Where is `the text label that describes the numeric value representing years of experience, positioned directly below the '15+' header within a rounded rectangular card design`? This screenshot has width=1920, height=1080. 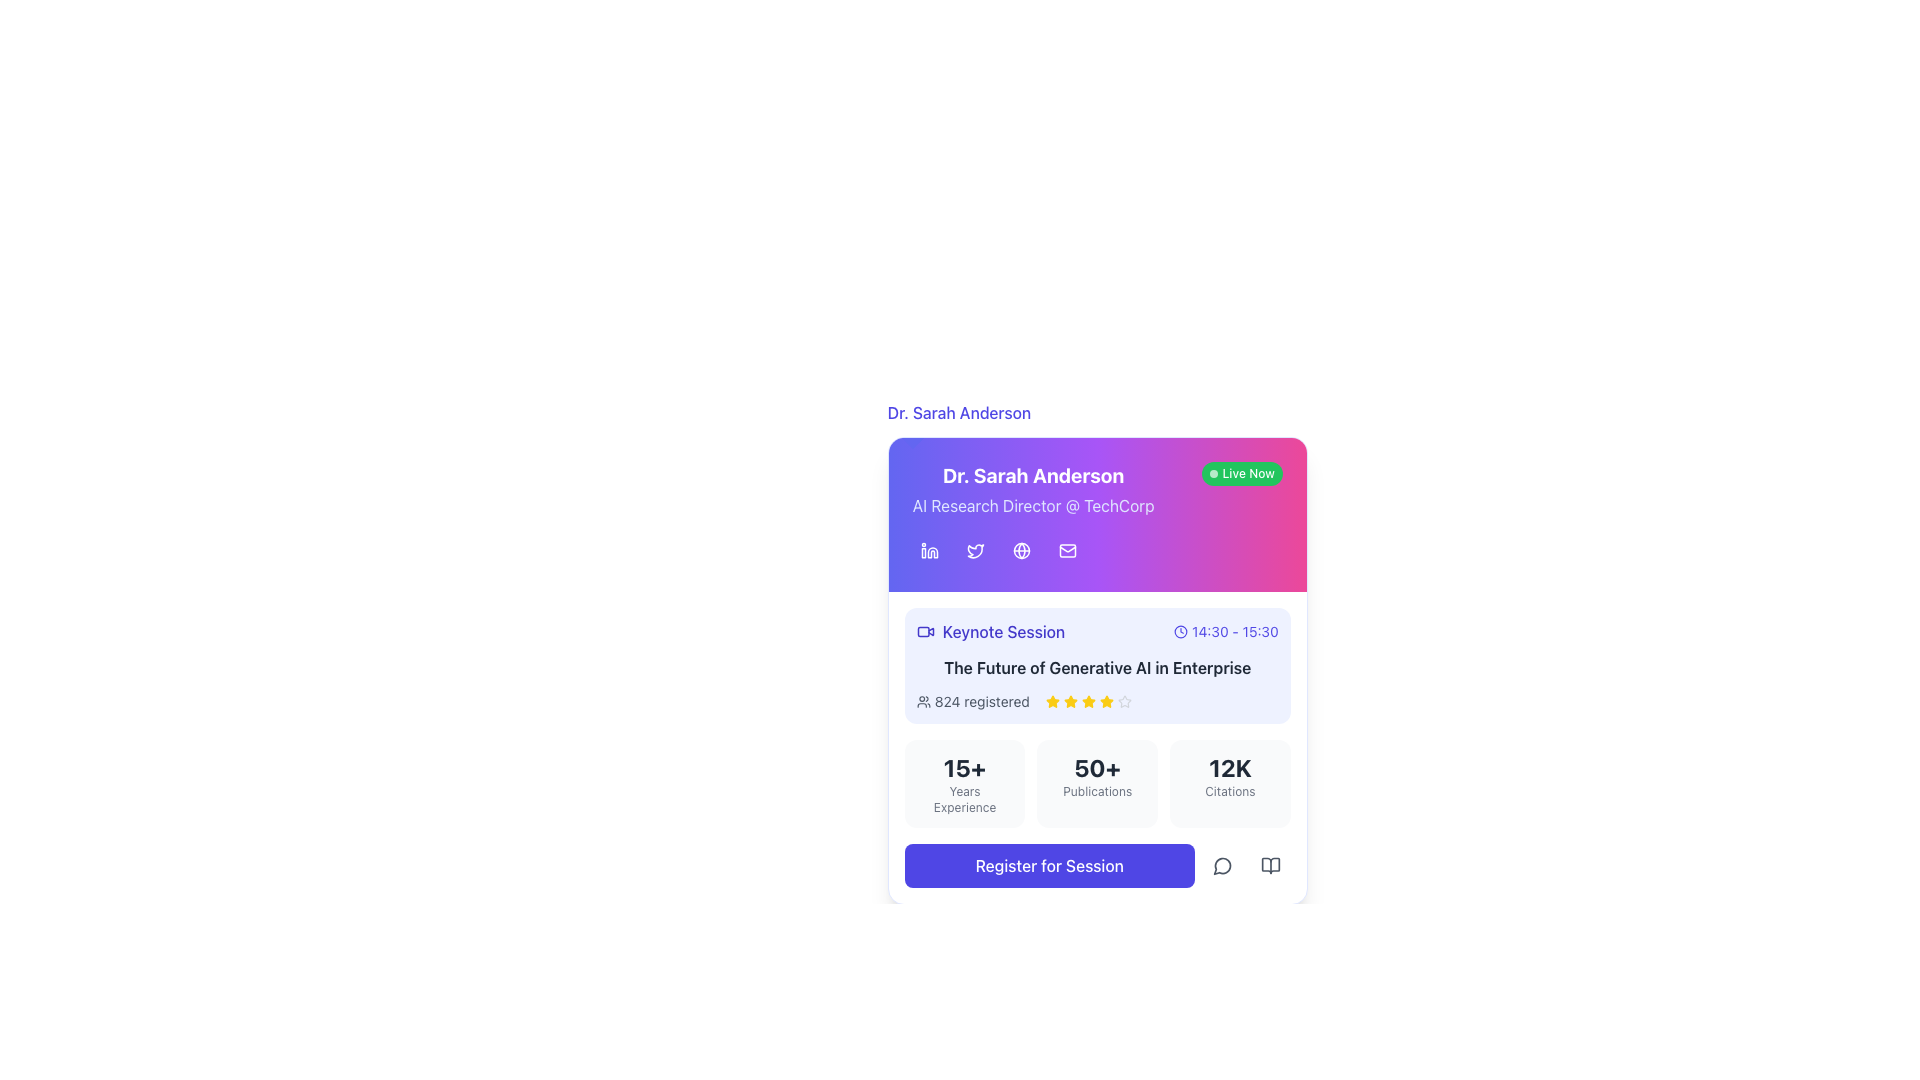
the text label that describes the numeric value representing years of experience, positioned directly below the '15+' header within a rounded rectangular card design is located at coordinates (964, 798).